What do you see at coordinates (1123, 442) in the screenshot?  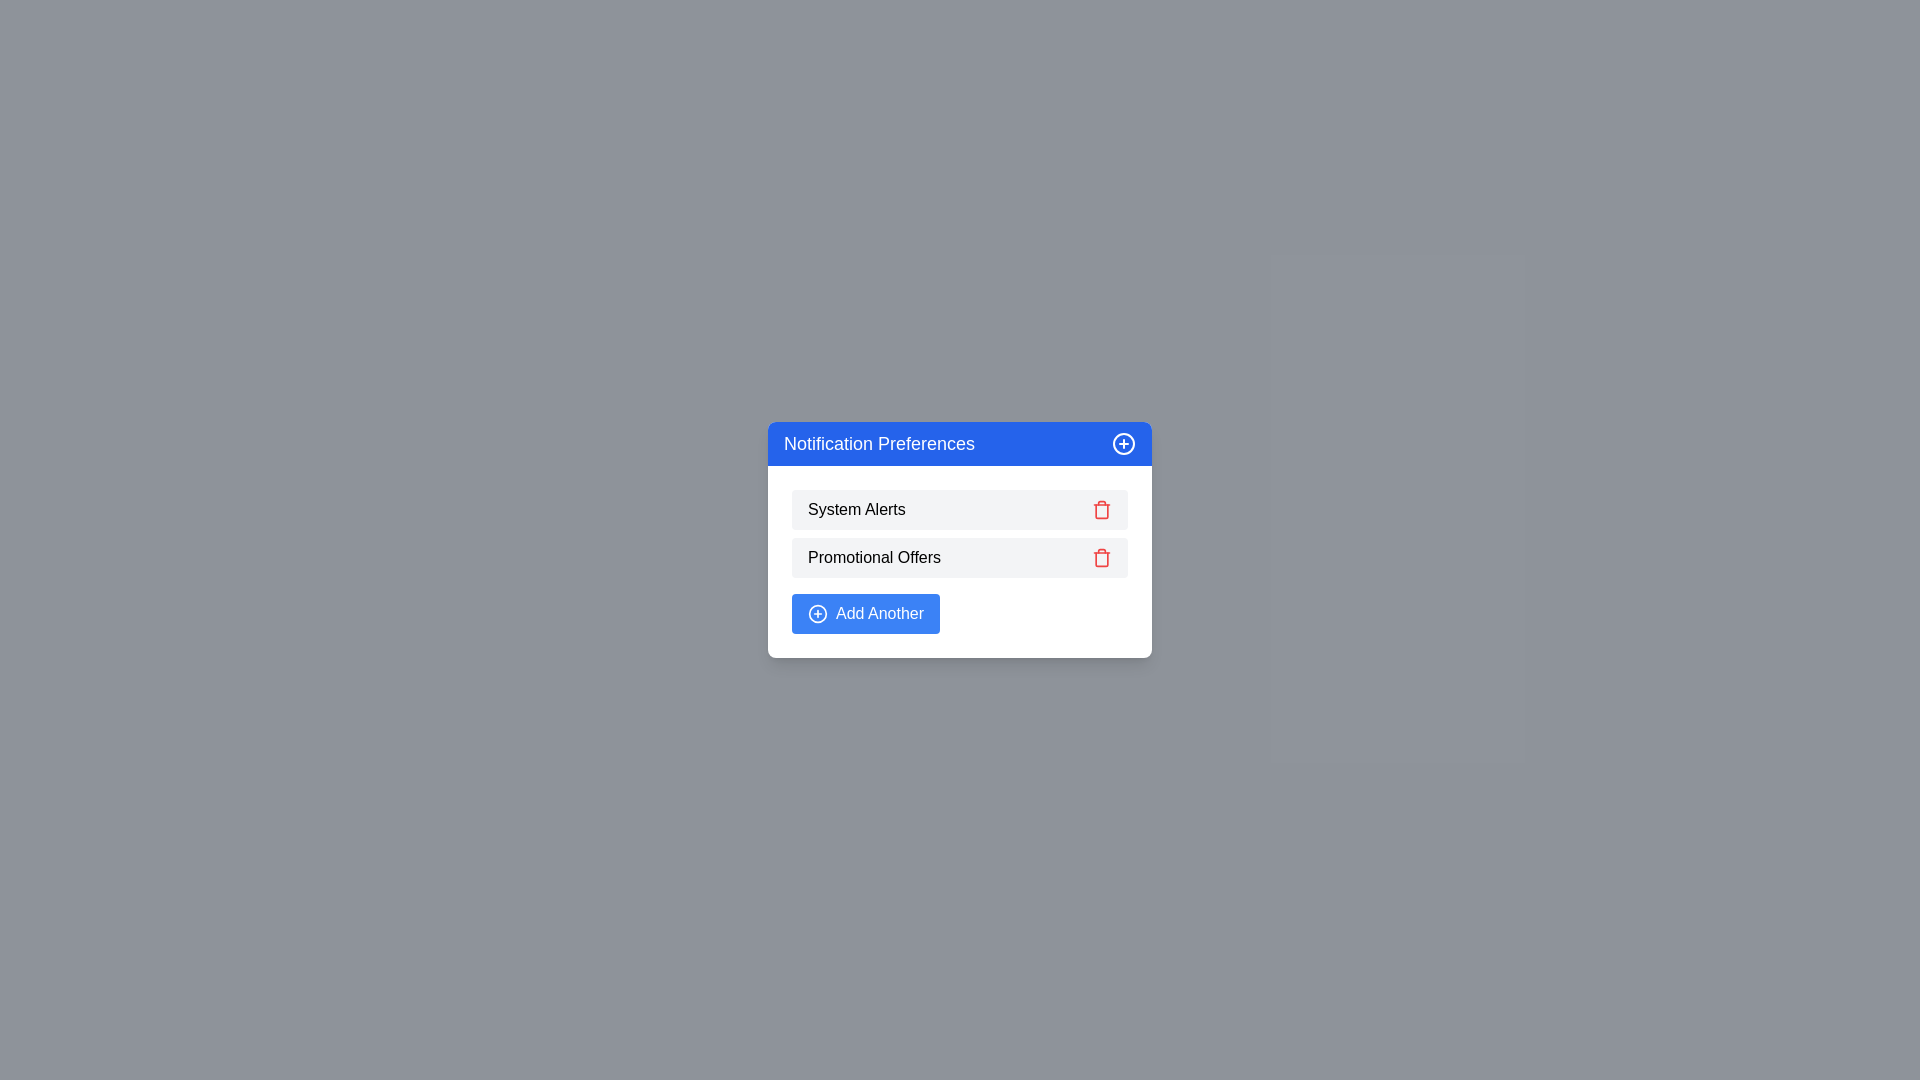 I see `the icon in the top-right corner of the notification preferences panel` at bounding box center [1123, 442].